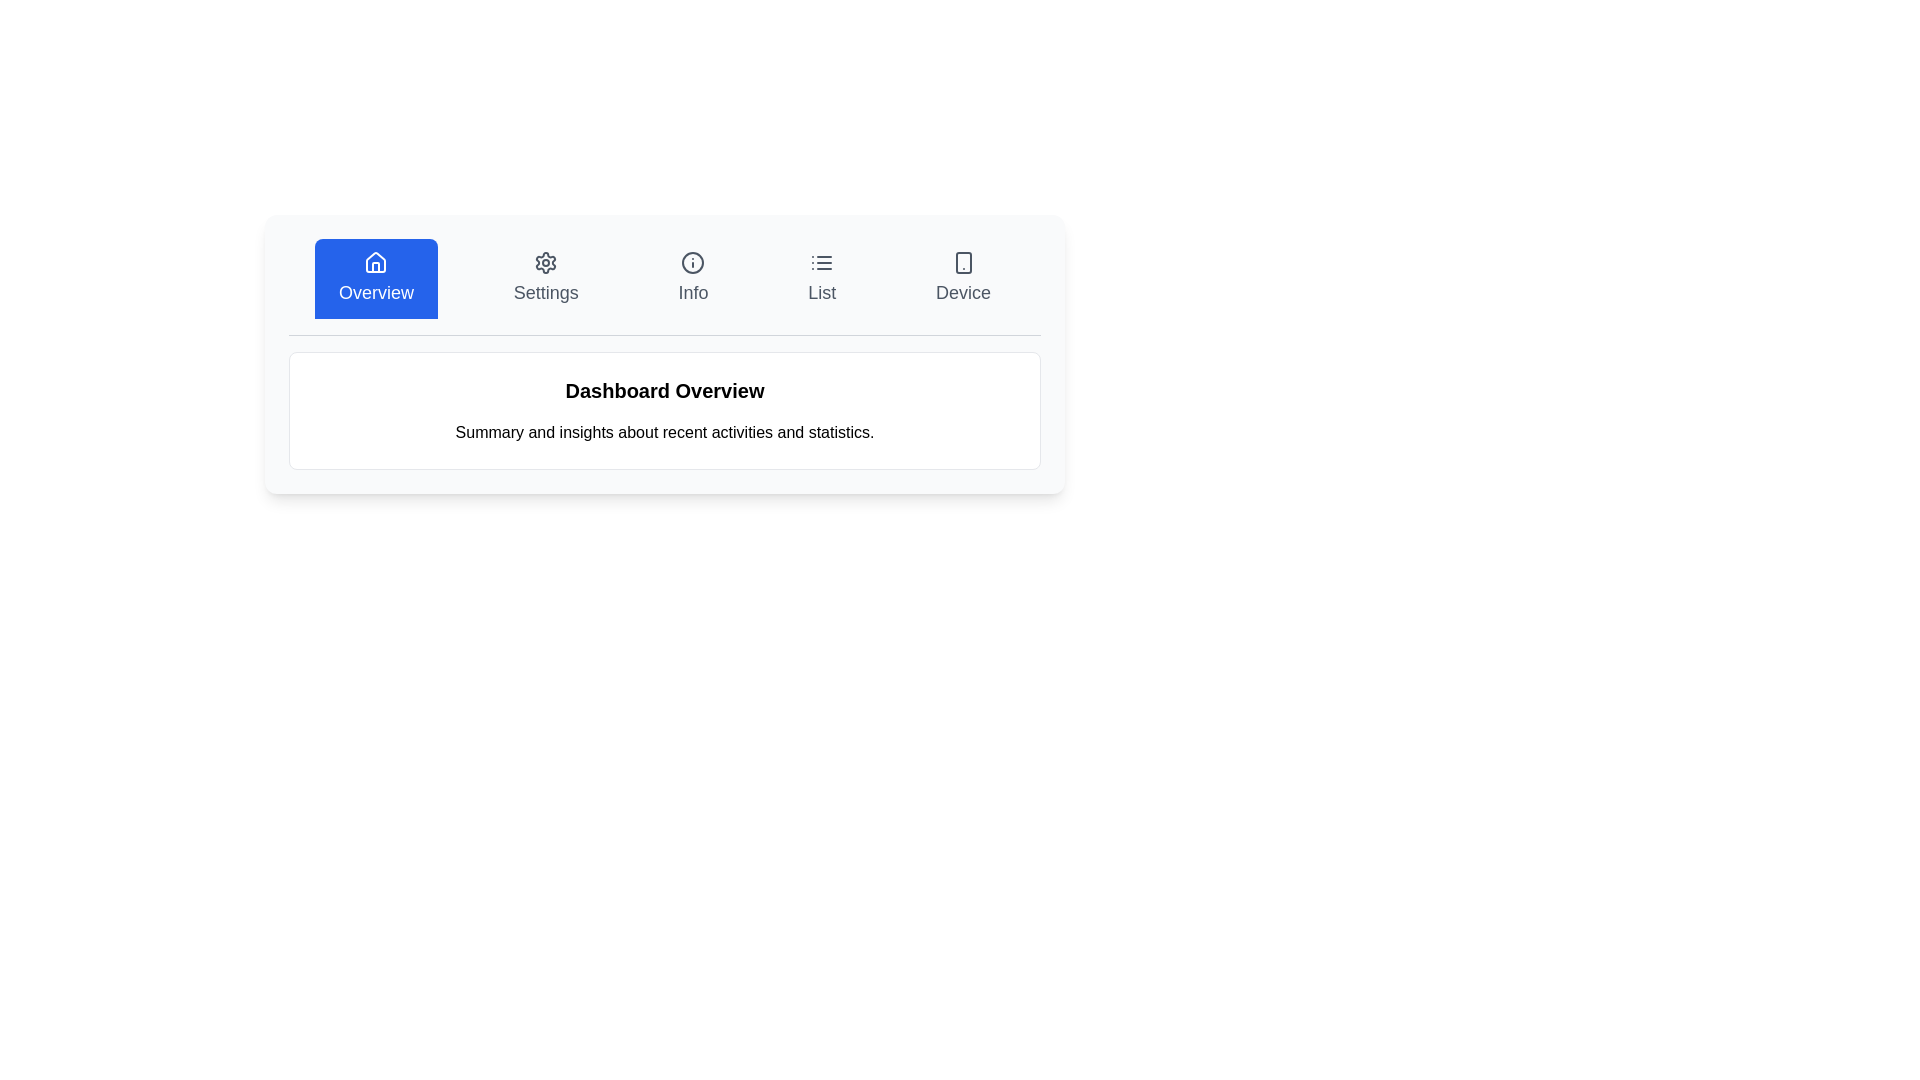 The width and height of the screenshot is (1920, 1080). Describe the element at coordinates (822, 261) in the screenshot. I see `the 'List' menu option icon located in the middle upper section of the interface, directly above the label 'List'` at that location.